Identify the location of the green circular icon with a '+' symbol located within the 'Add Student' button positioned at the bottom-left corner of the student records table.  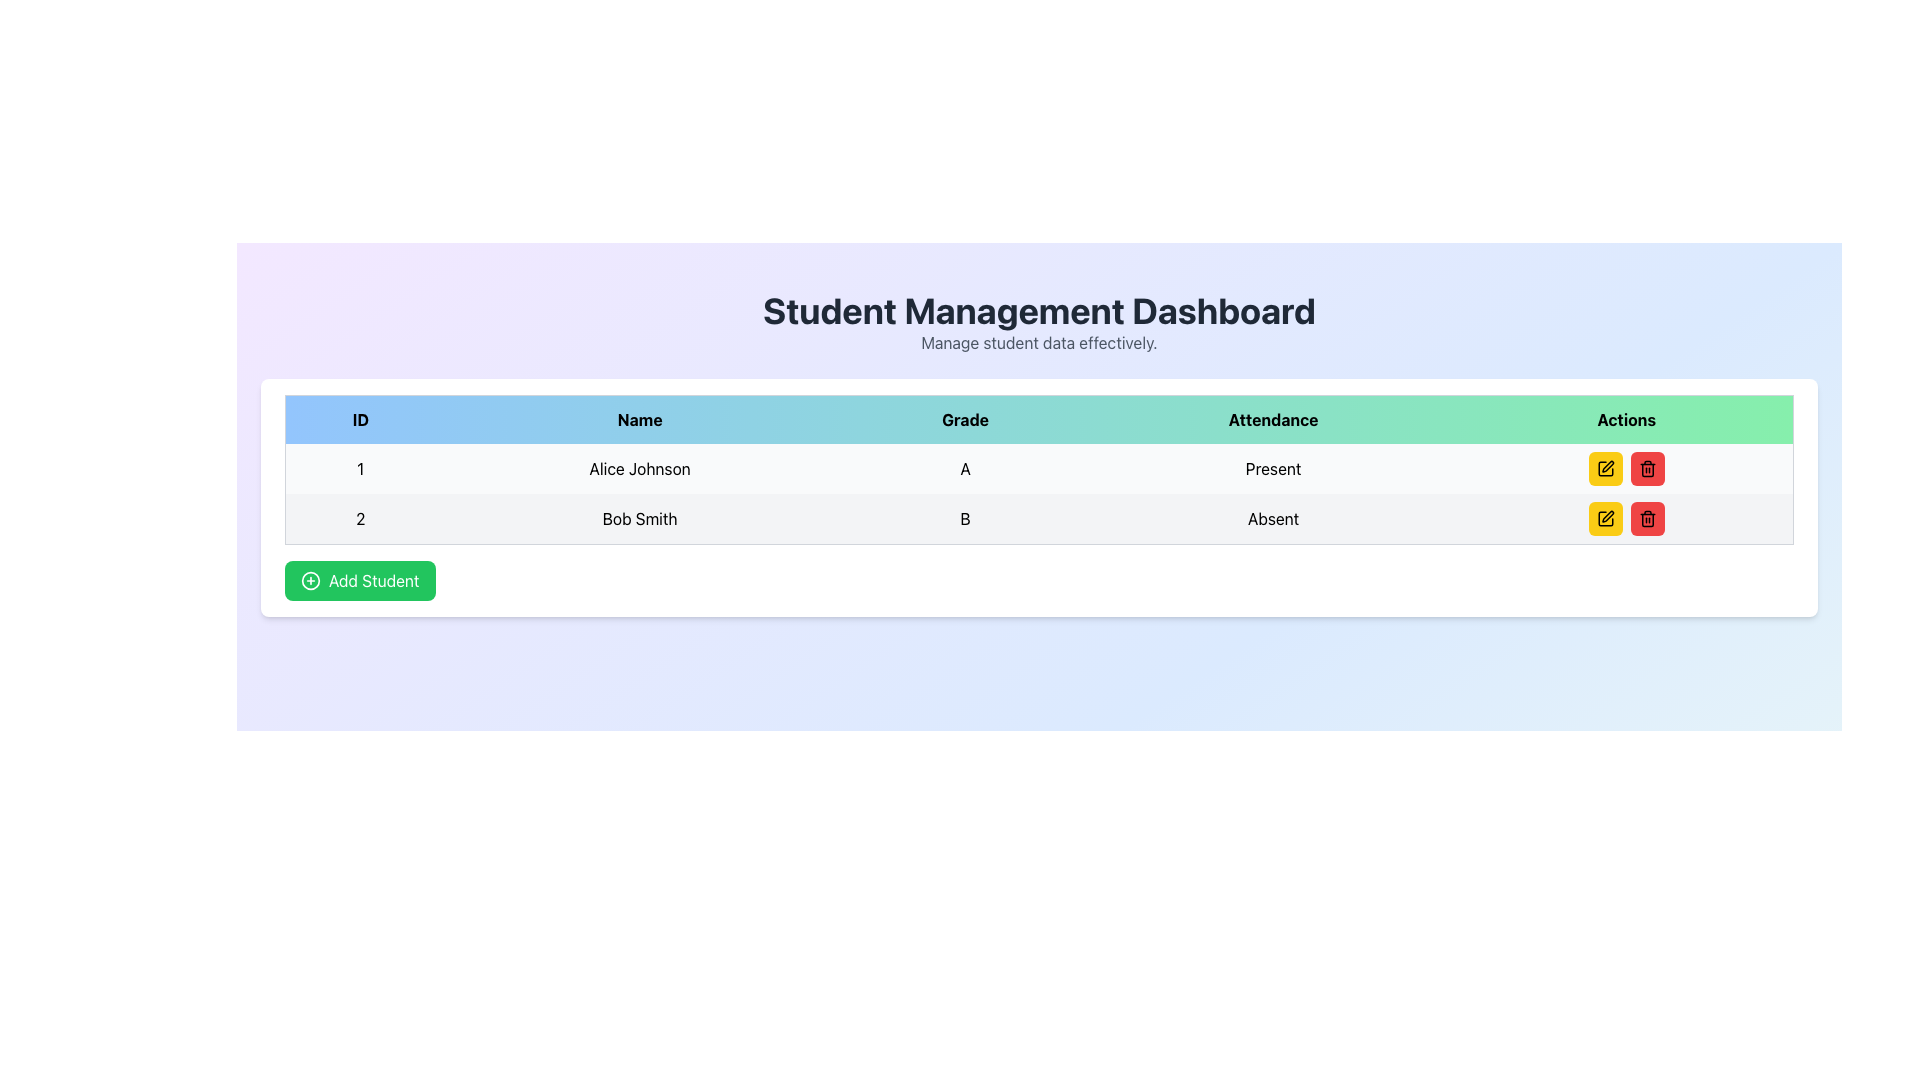
(310, 581).